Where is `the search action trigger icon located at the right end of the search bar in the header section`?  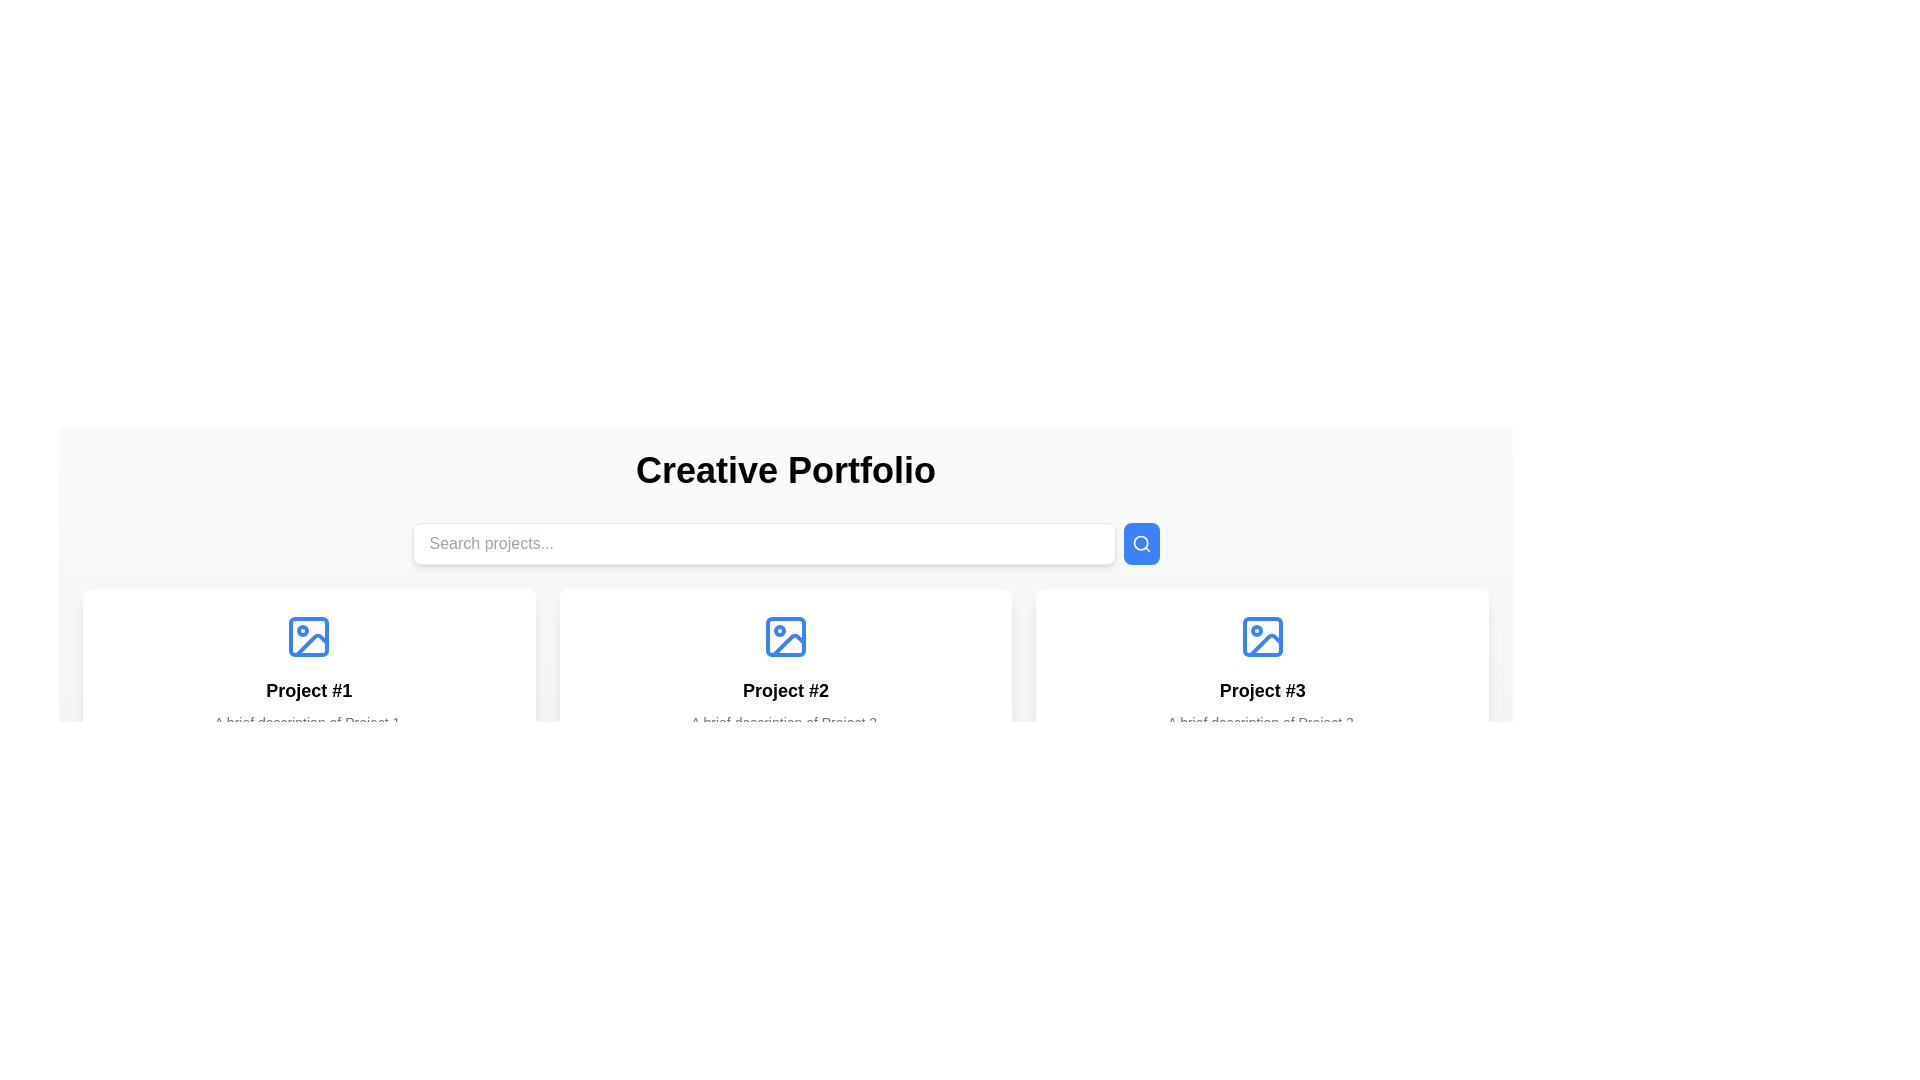 the search action trigger icon located at the right end of the search bar in the header section is located at coordinates (1141, 543).